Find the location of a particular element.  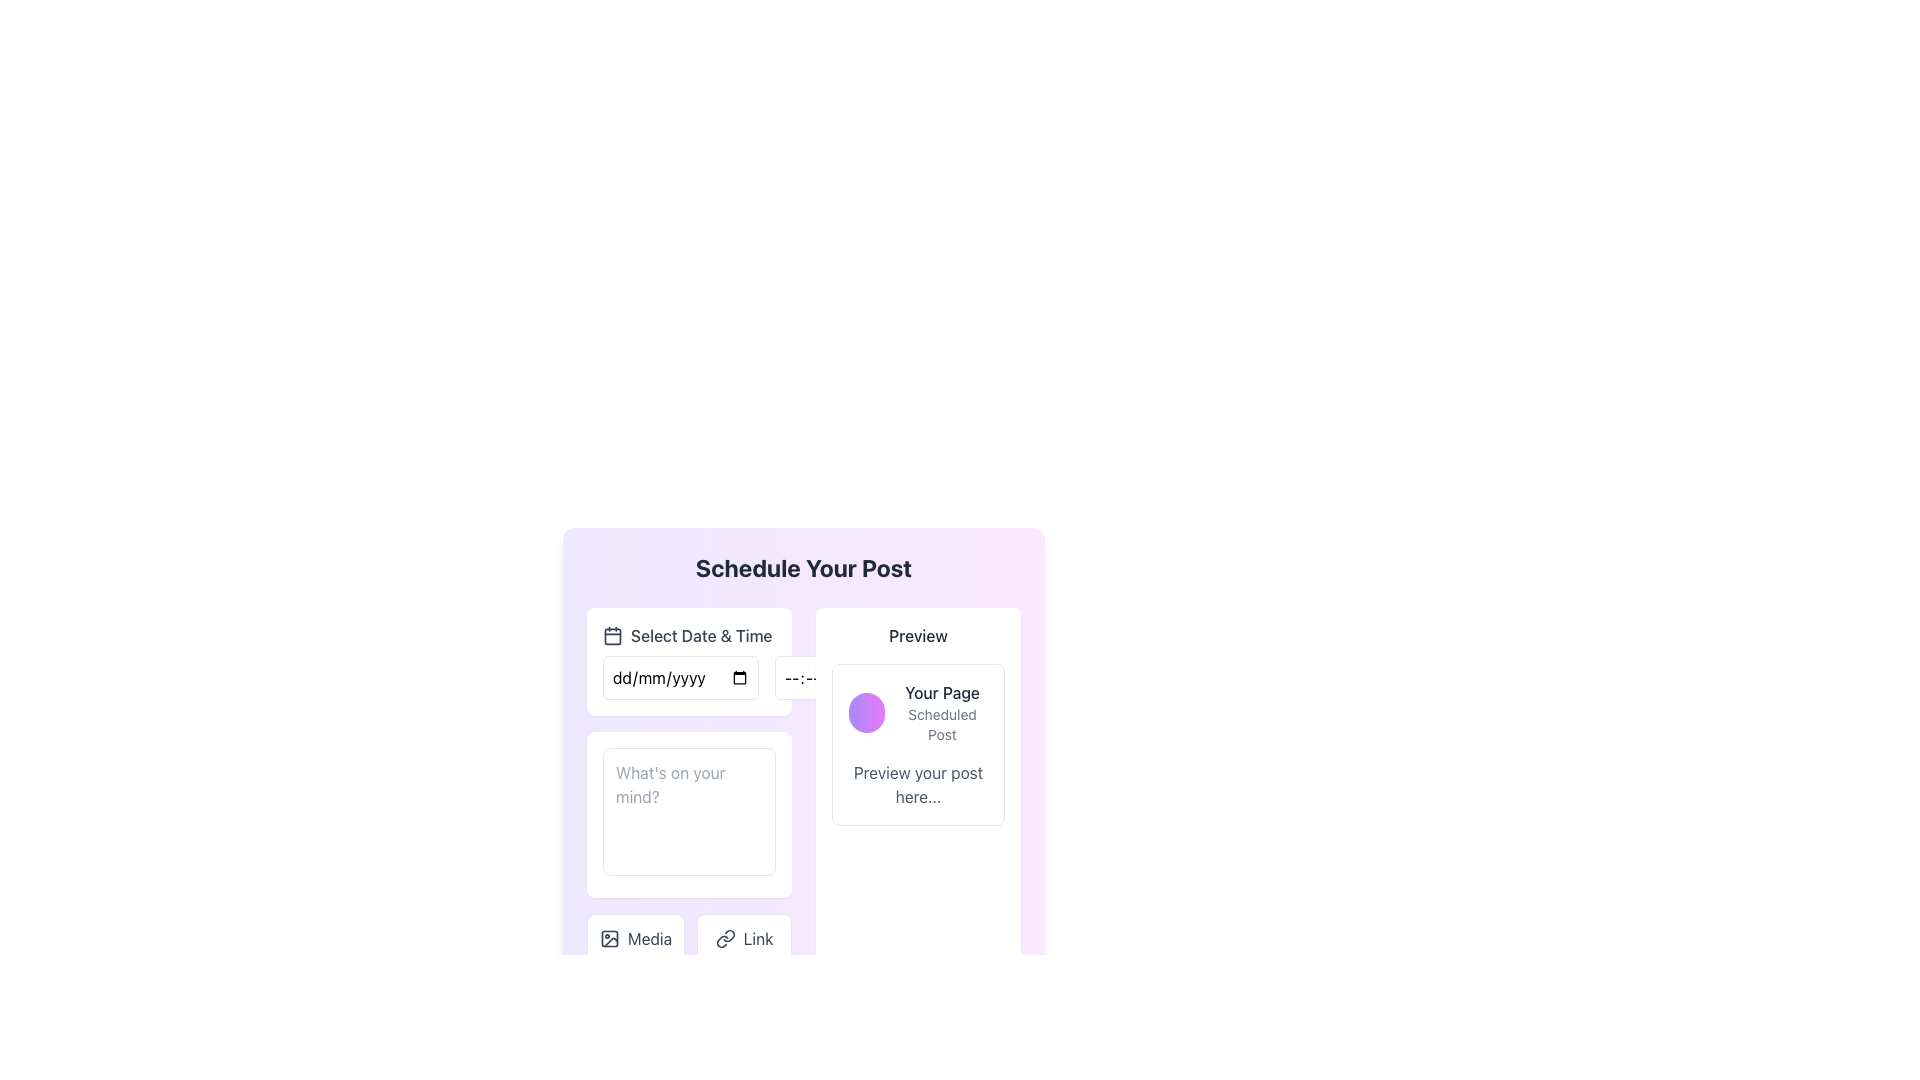

the large text input field styled with rounded corners and a light border is located at coordinates (689, 812).